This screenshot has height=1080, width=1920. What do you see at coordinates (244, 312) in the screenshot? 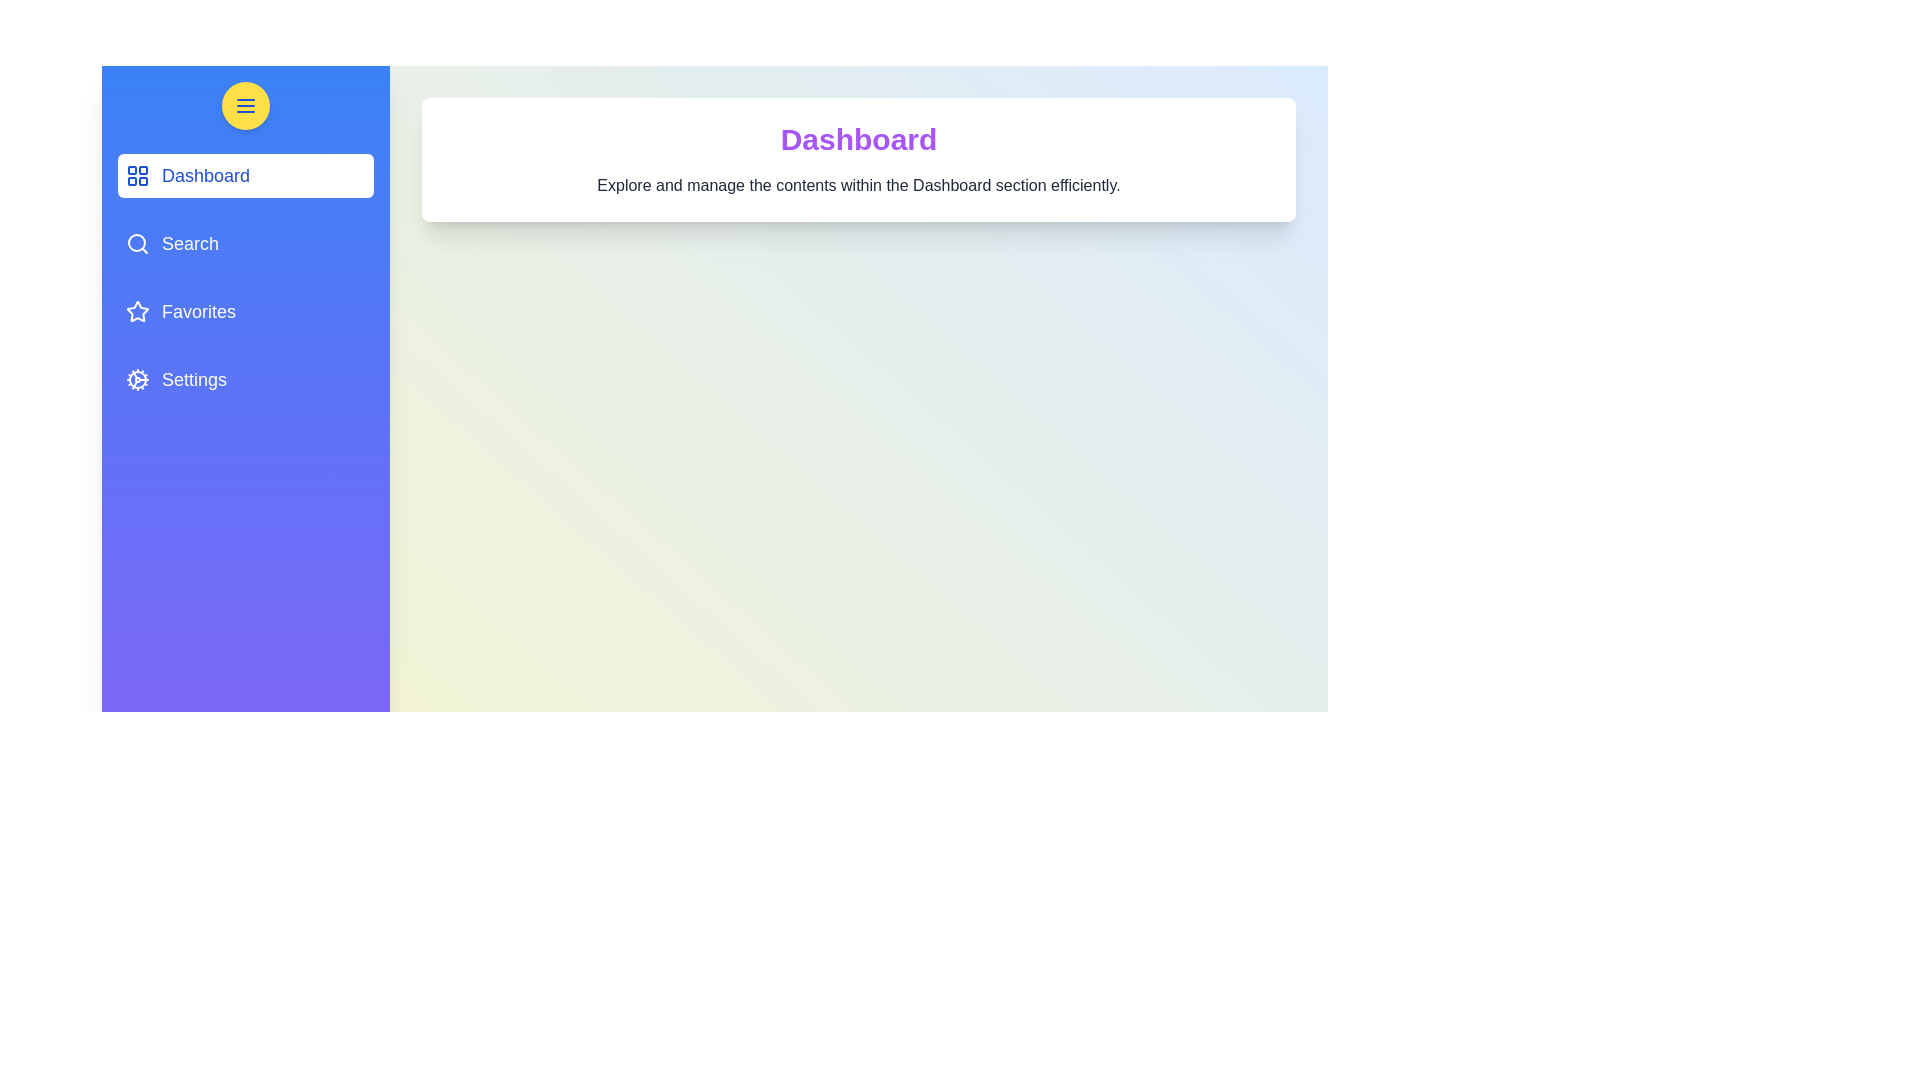
I see `the navigation menu item corresponding to Favorites` at bounding box center [244, 312].